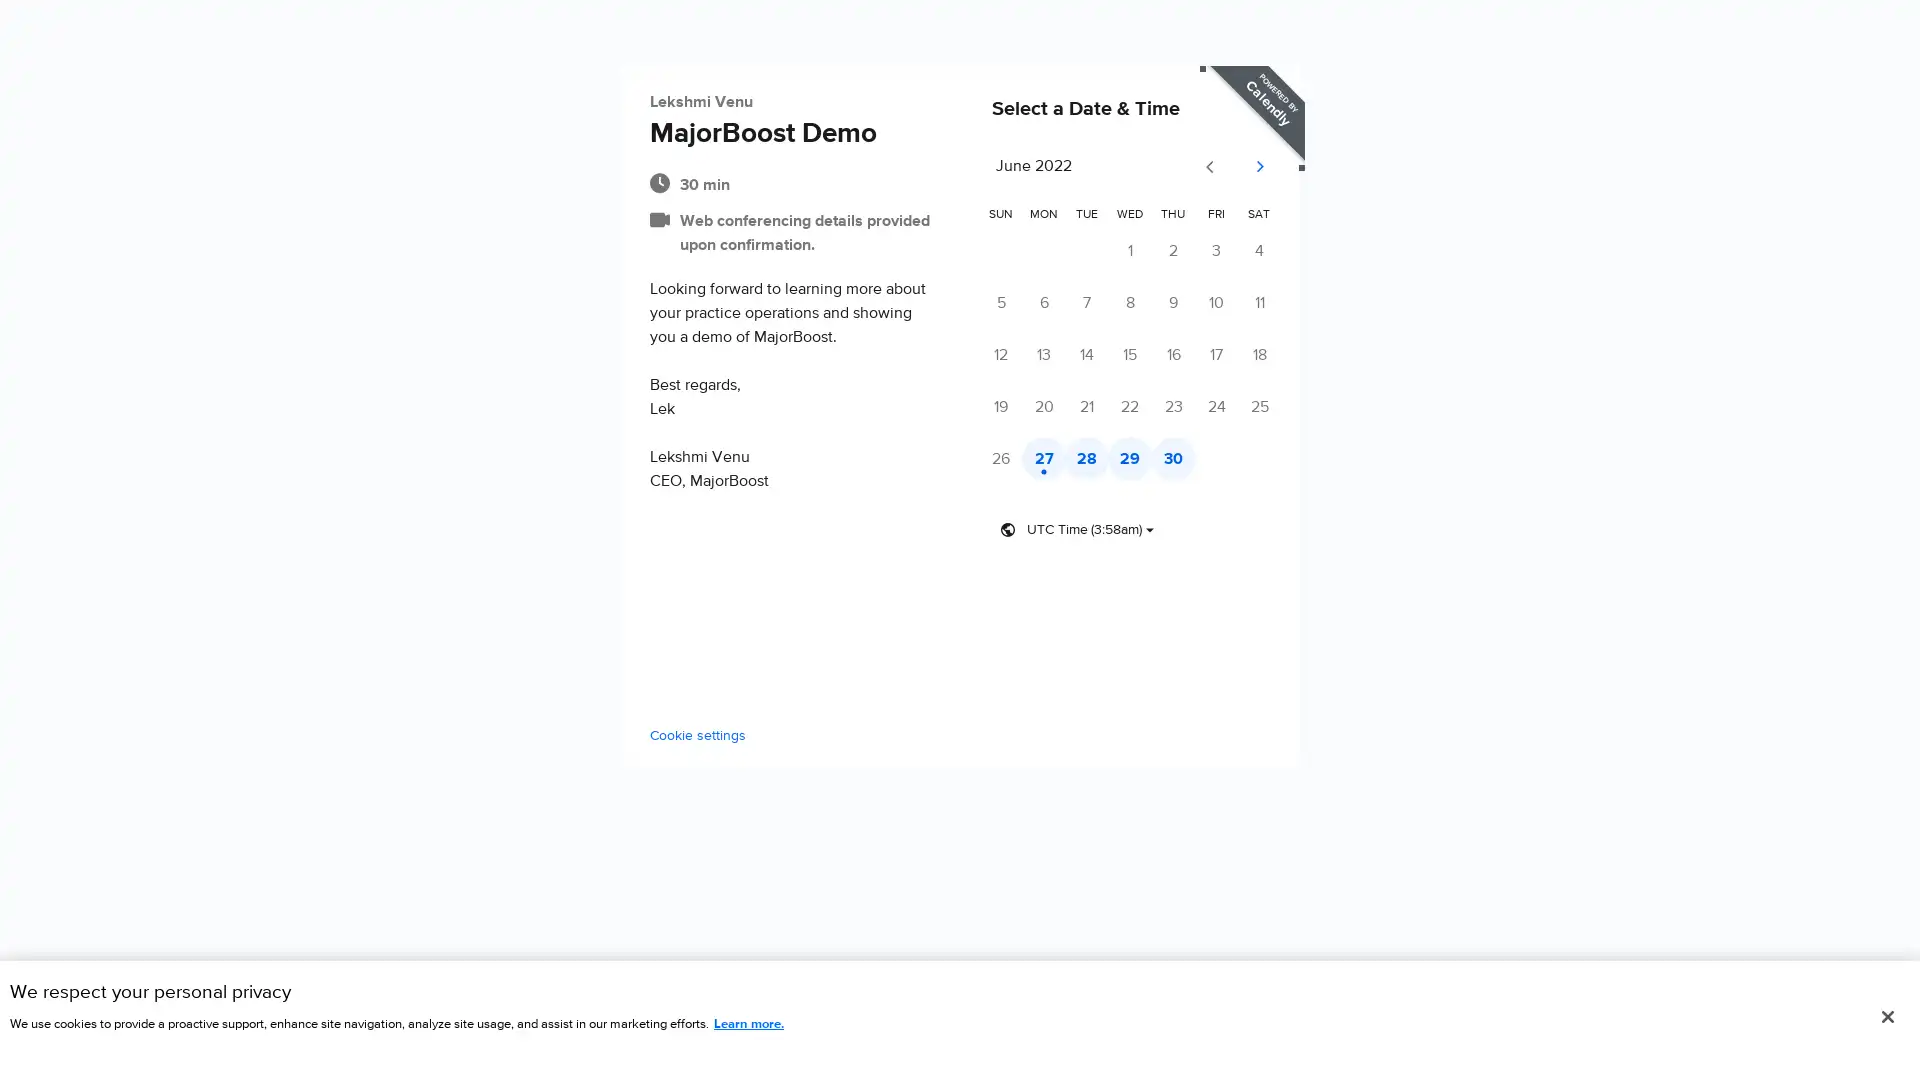 The width and height of the screenshot is (1920, 1080). What do you see at coordinates (1209, 250) in the screenshot?
I see `Thursday, June 2 - No times available` at bounding box center [1209, 250].